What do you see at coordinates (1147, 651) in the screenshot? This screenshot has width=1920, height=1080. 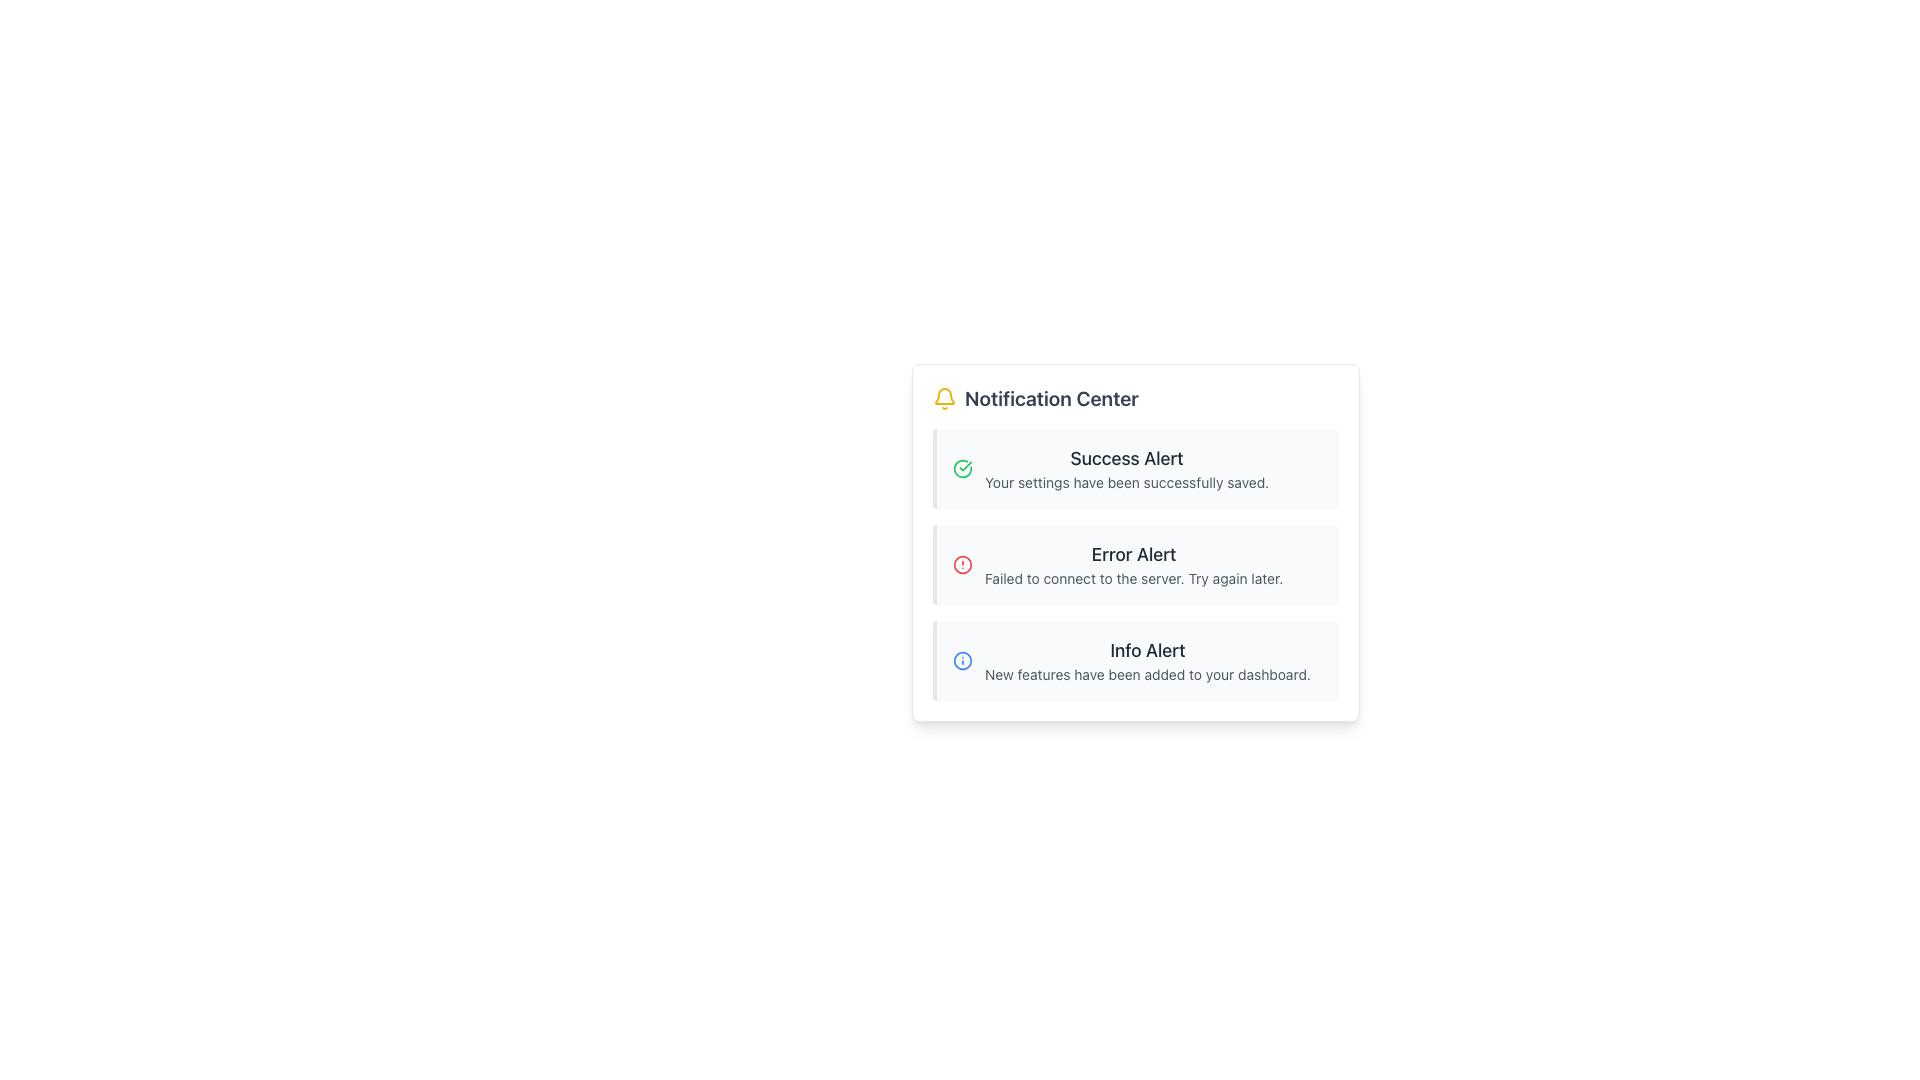 I see `the 'Info Alert' text display, which is a bold, medium-sized gray text located at the top of the notification section in the Notification Center` at bounding box center [1147, 651].